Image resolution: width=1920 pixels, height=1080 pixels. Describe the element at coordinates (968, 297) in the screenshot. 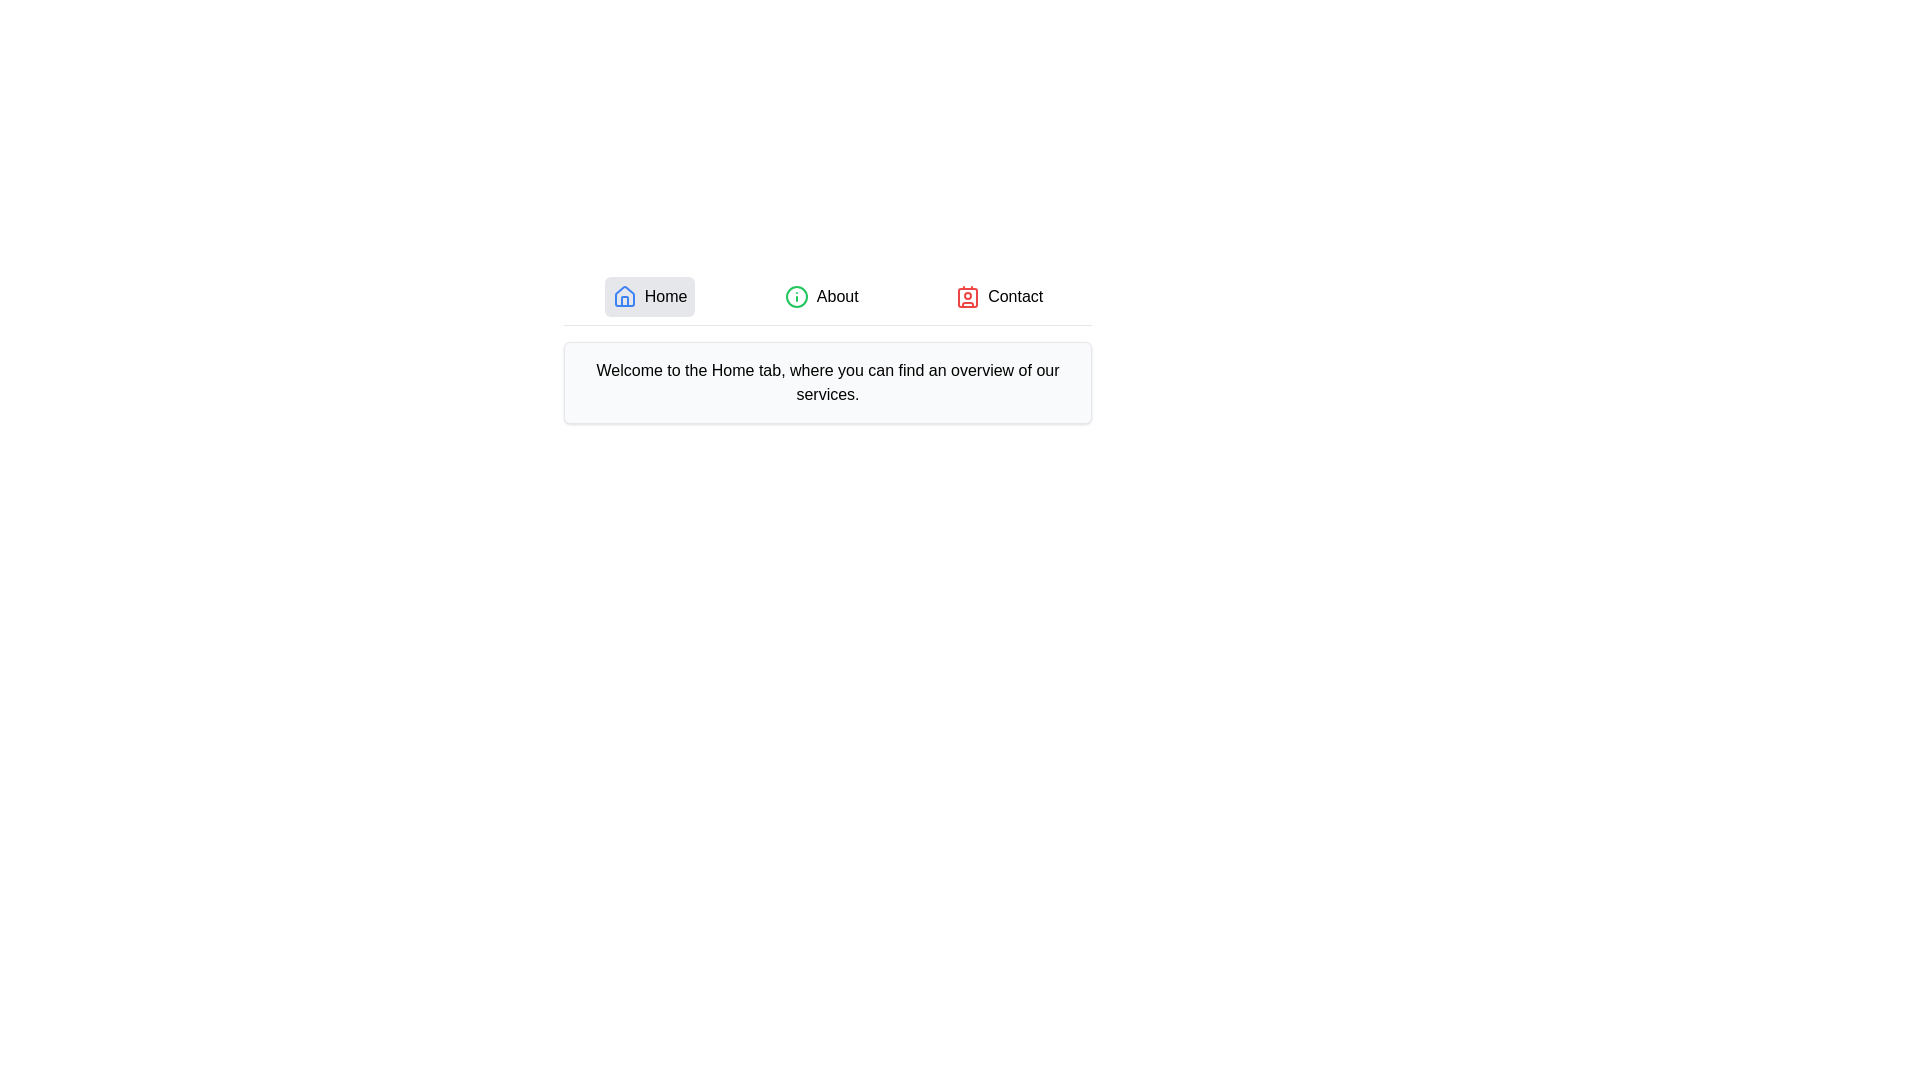

I see `the icon of the Contact tab` at that location.